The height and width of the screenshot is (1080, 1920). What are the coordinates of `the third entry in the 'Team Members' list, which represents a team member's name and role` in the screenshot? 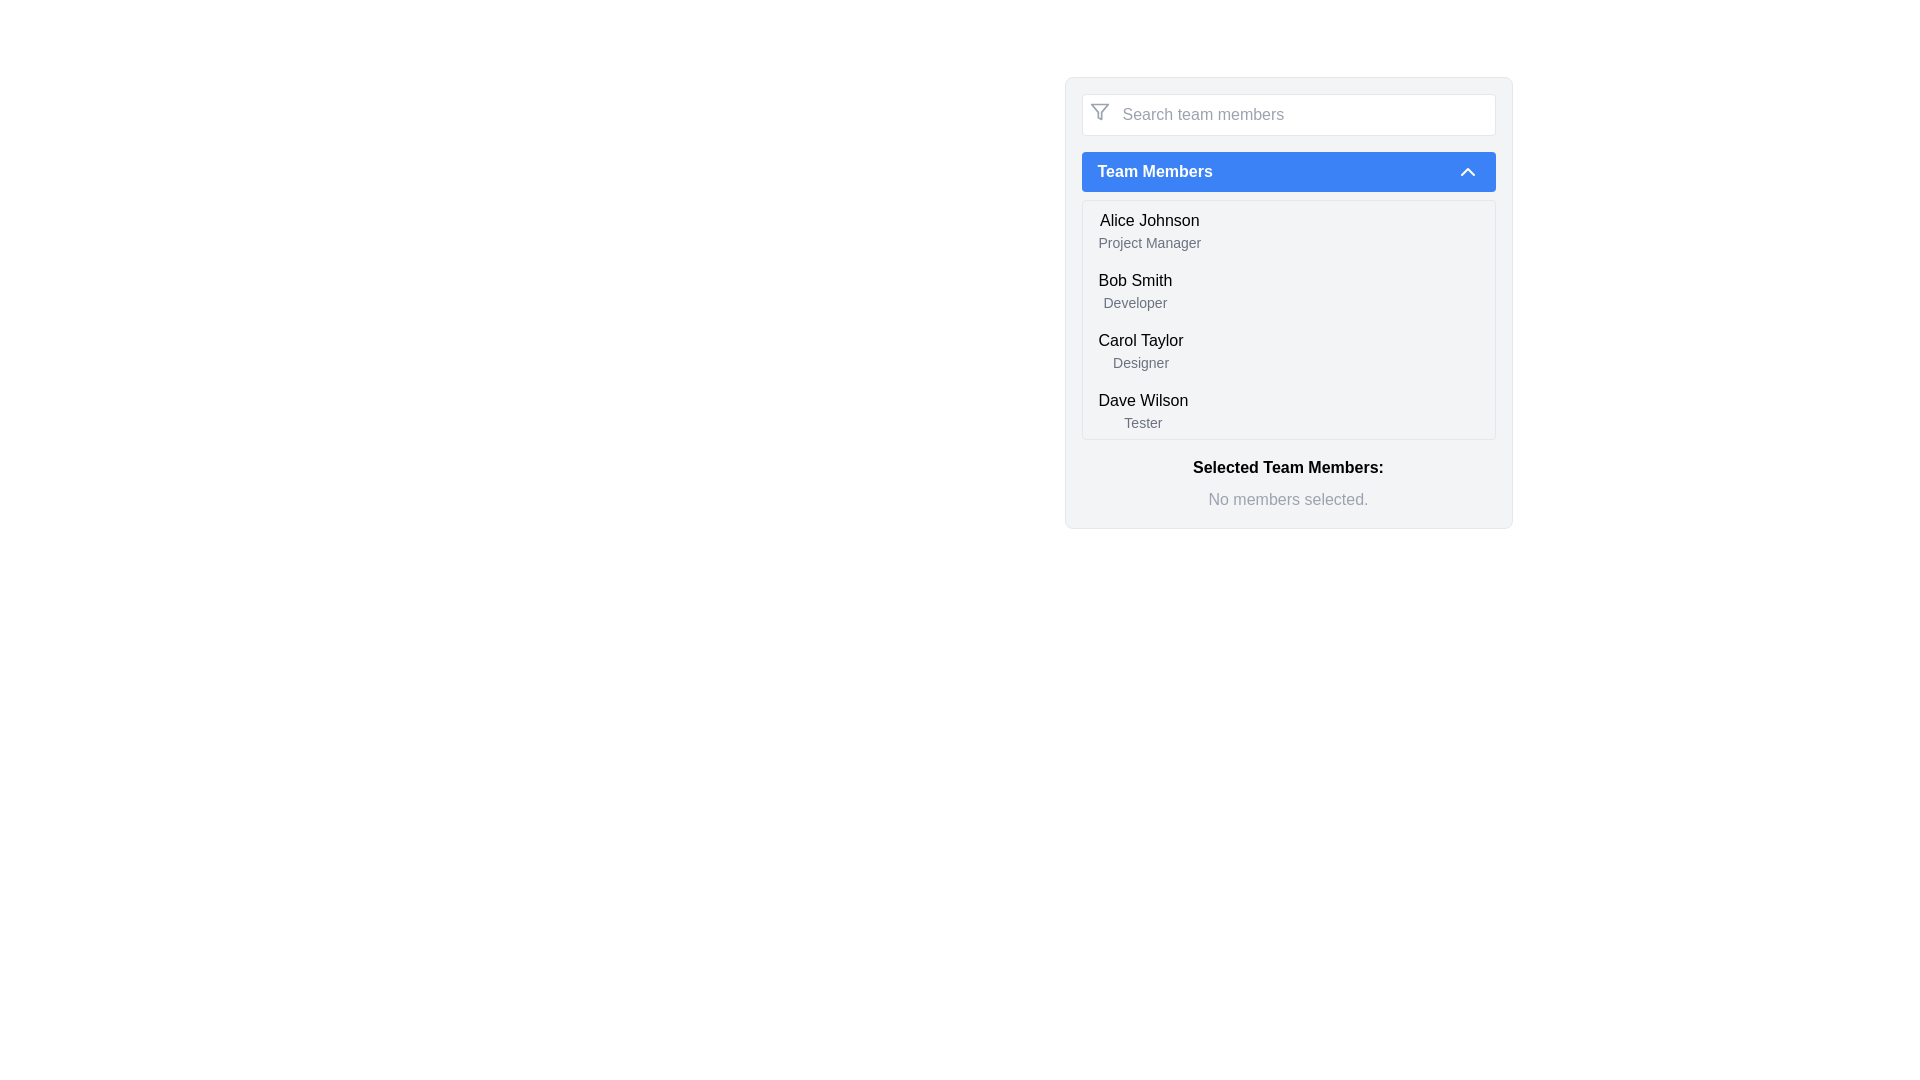 It's located at (1141, 350).